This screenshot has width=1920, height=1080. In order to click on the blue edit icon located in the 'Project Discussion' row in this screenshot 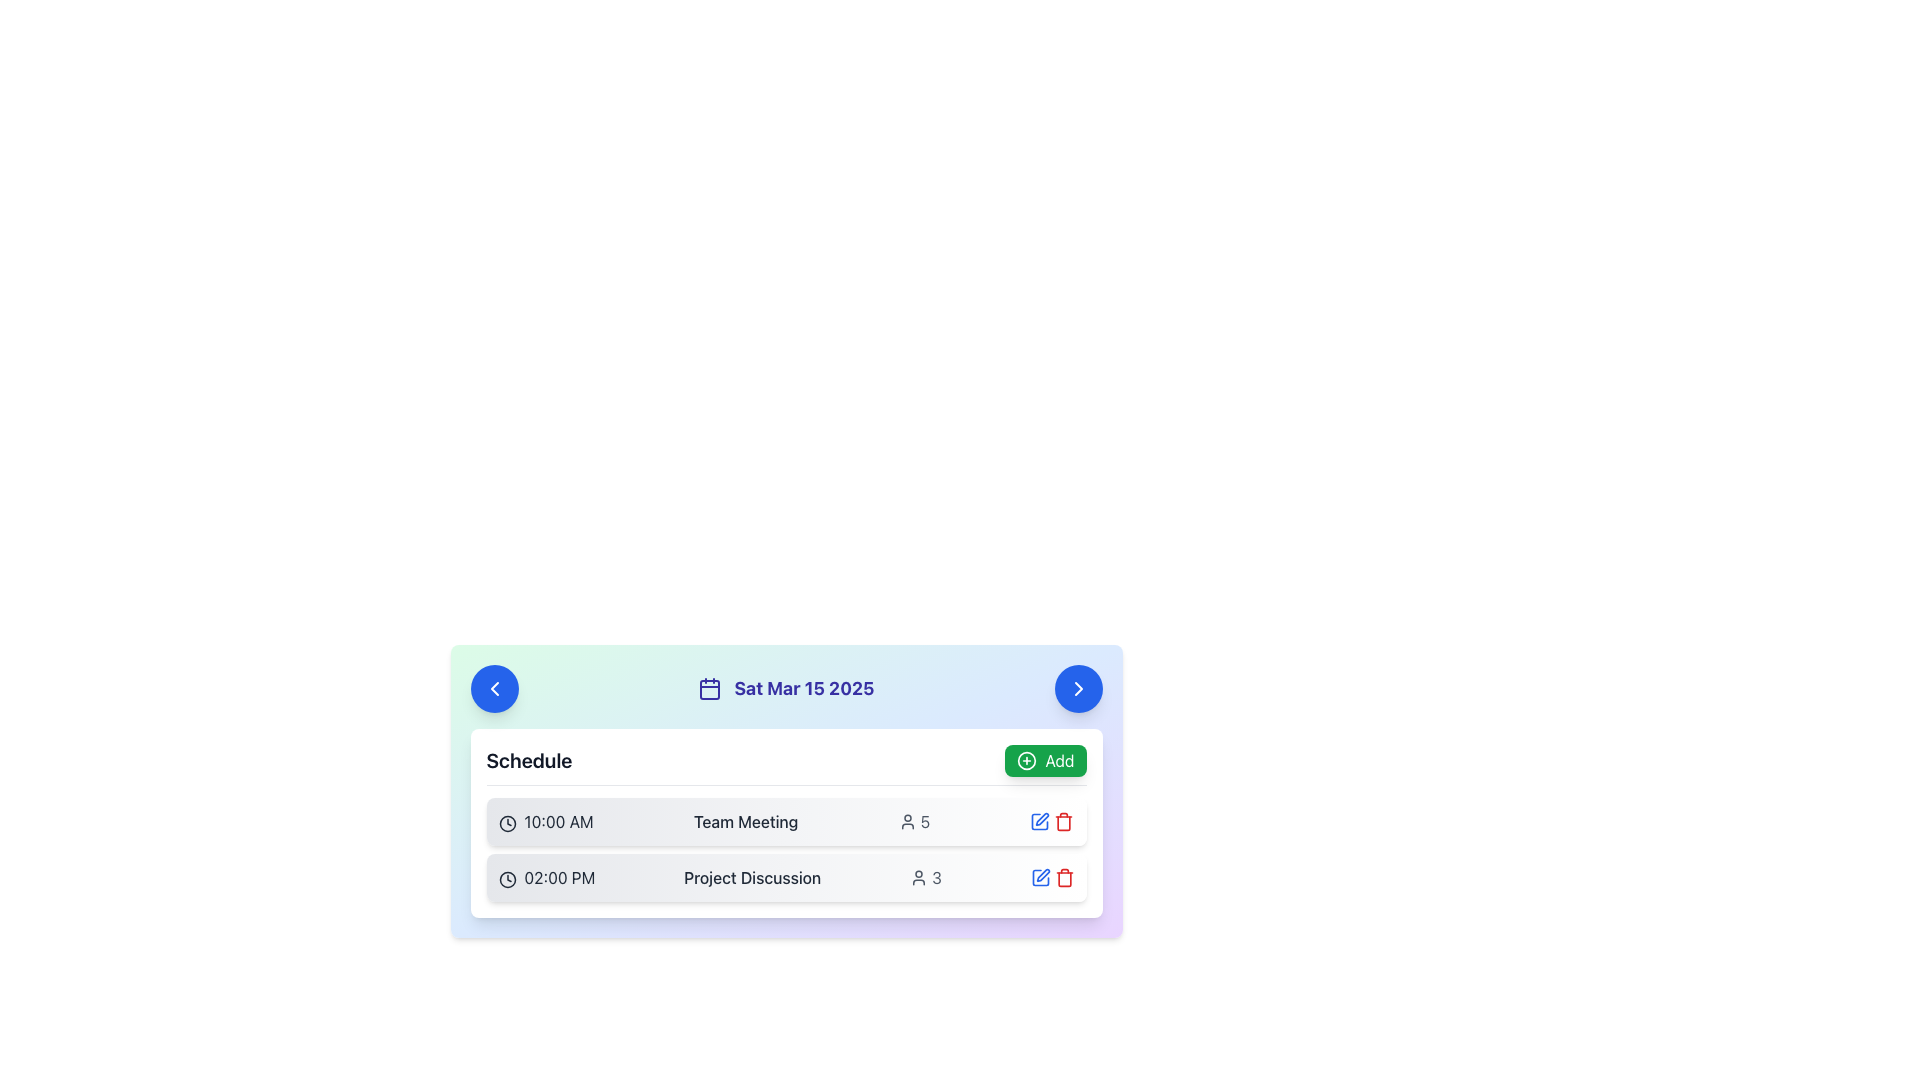, I will do `click(1040, 877)`.